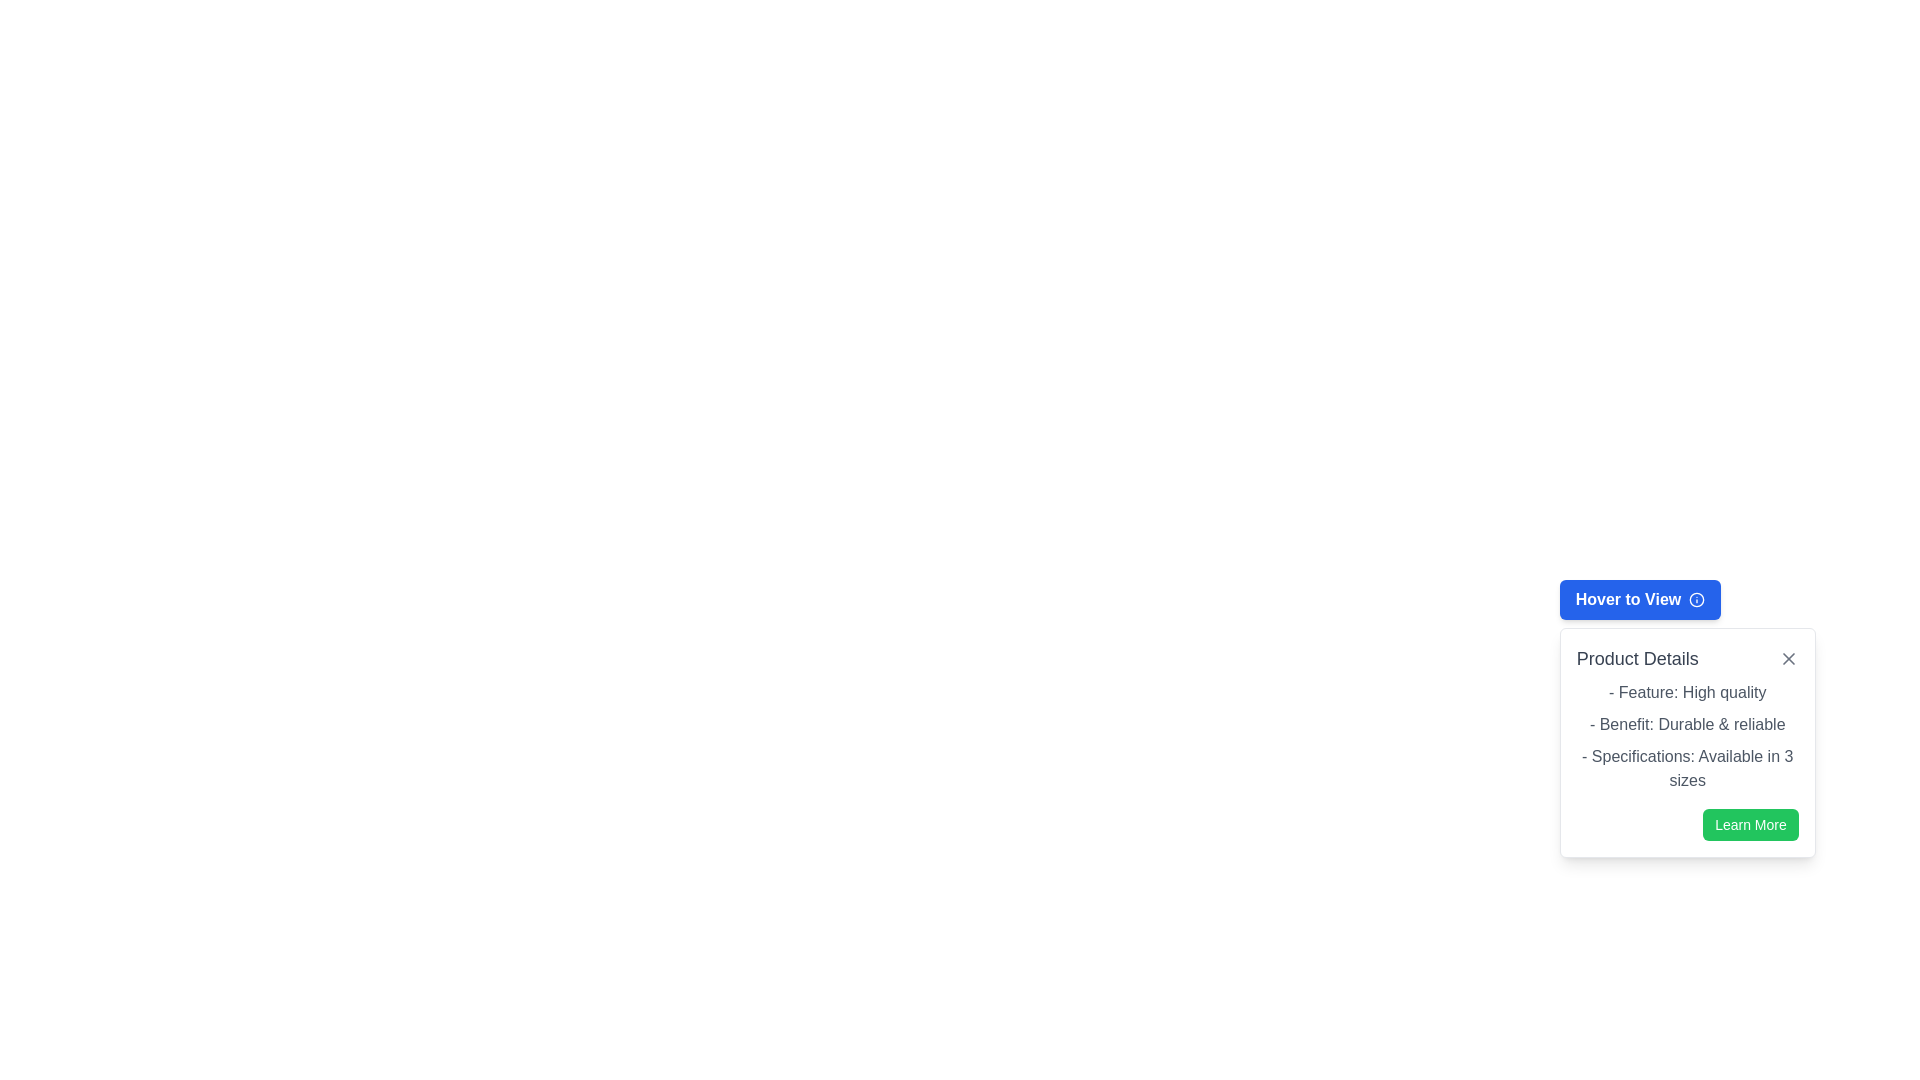  I want to click on the Text element located in the 'Product Details' section, positioned above the 'Learn More' button, so click(1686, 736).